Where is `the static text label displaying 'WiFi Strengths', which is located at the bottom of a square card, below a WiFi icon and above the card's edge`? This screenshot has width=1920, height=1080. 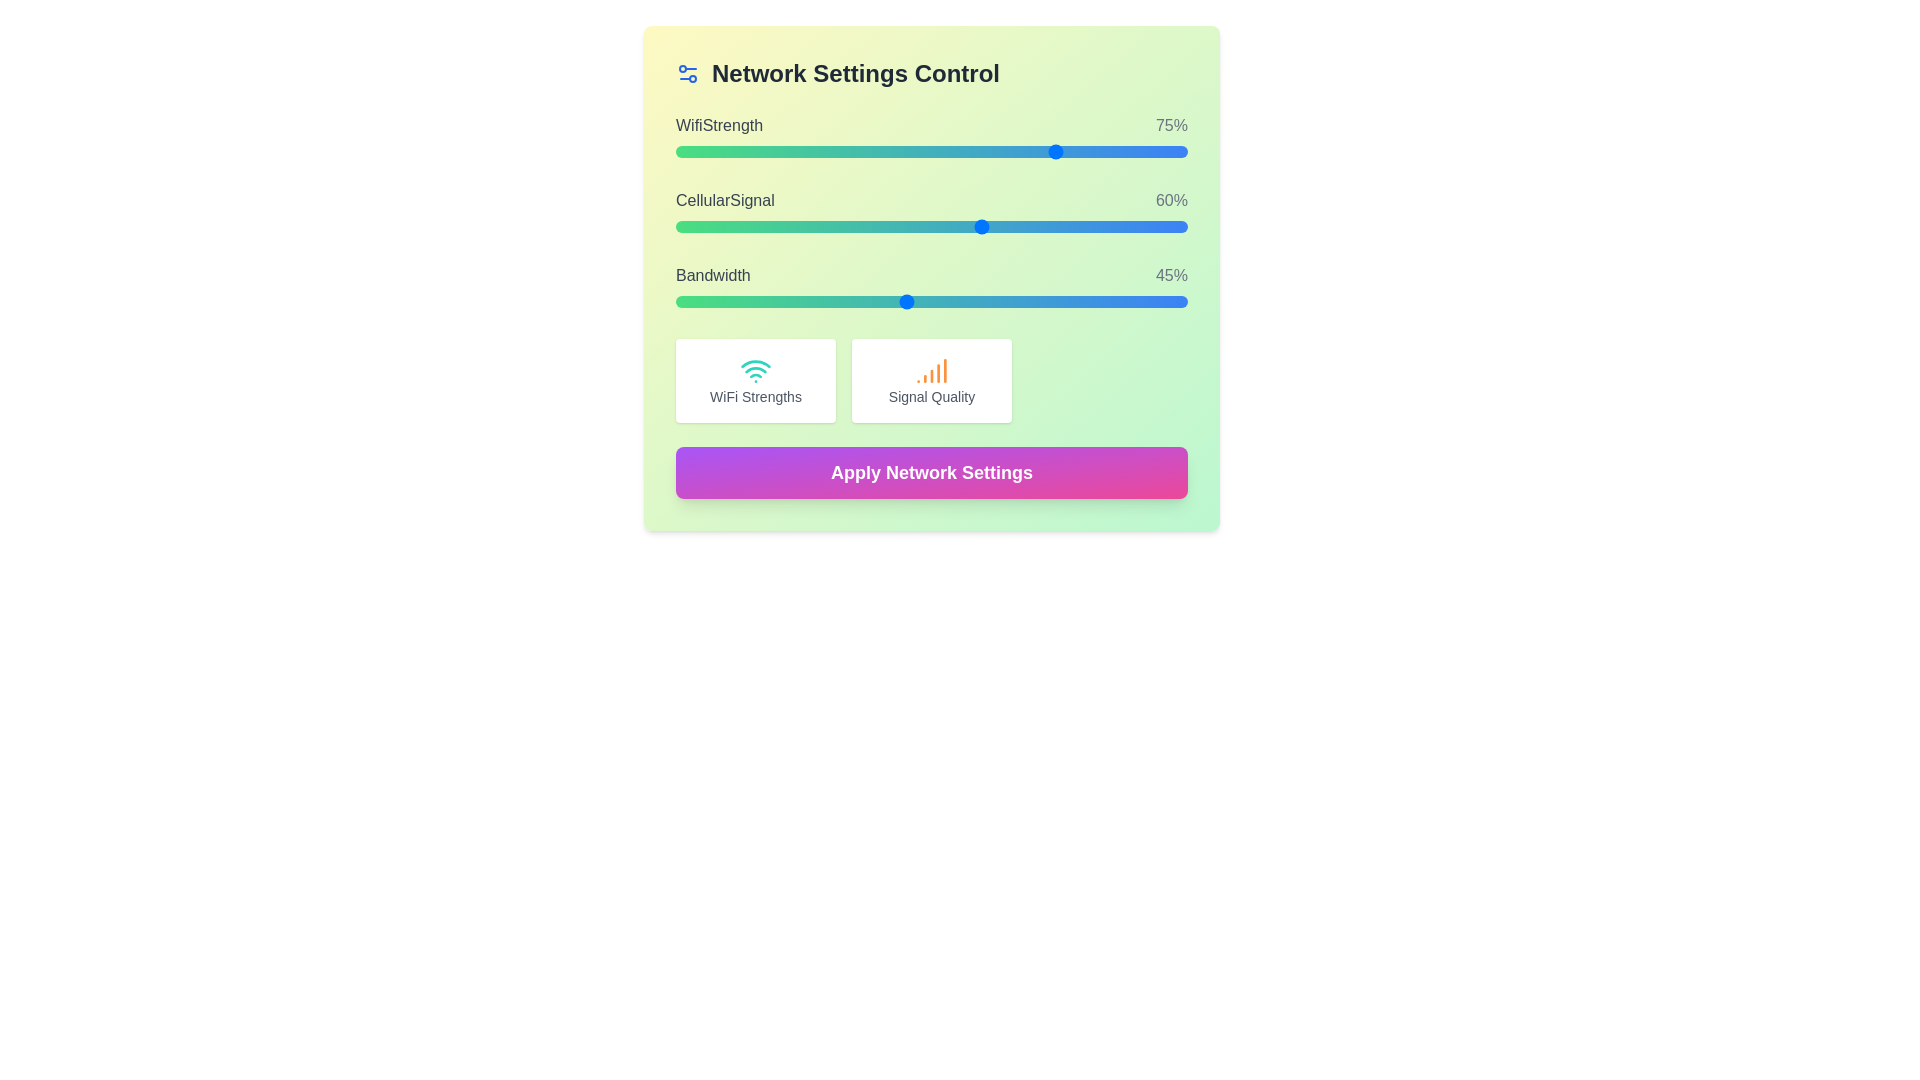
the static text label displaying 'WiFi Strengths', which is located at the bottom of a square card, below a WiFi icon and above the card's edge is located at coordinates (754, 397).